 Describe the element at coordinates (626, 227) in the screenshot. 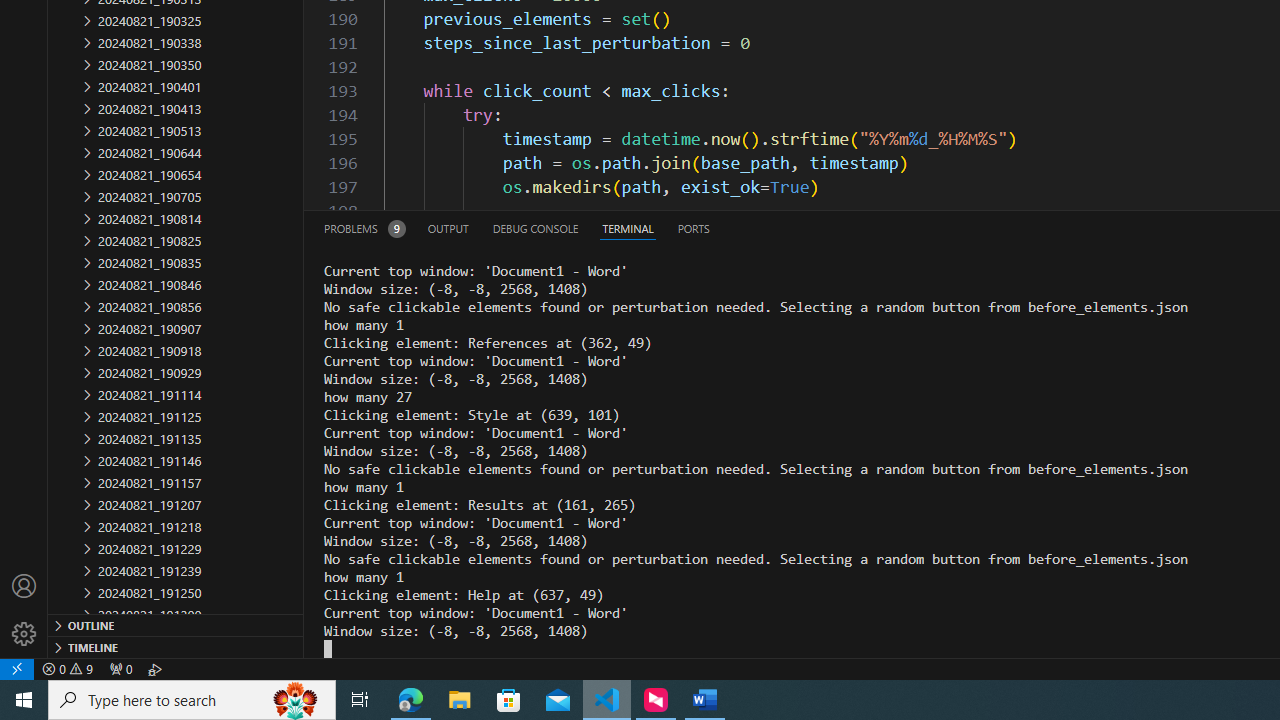

I see `'Terminal (Ctrl+`)'` at that location.